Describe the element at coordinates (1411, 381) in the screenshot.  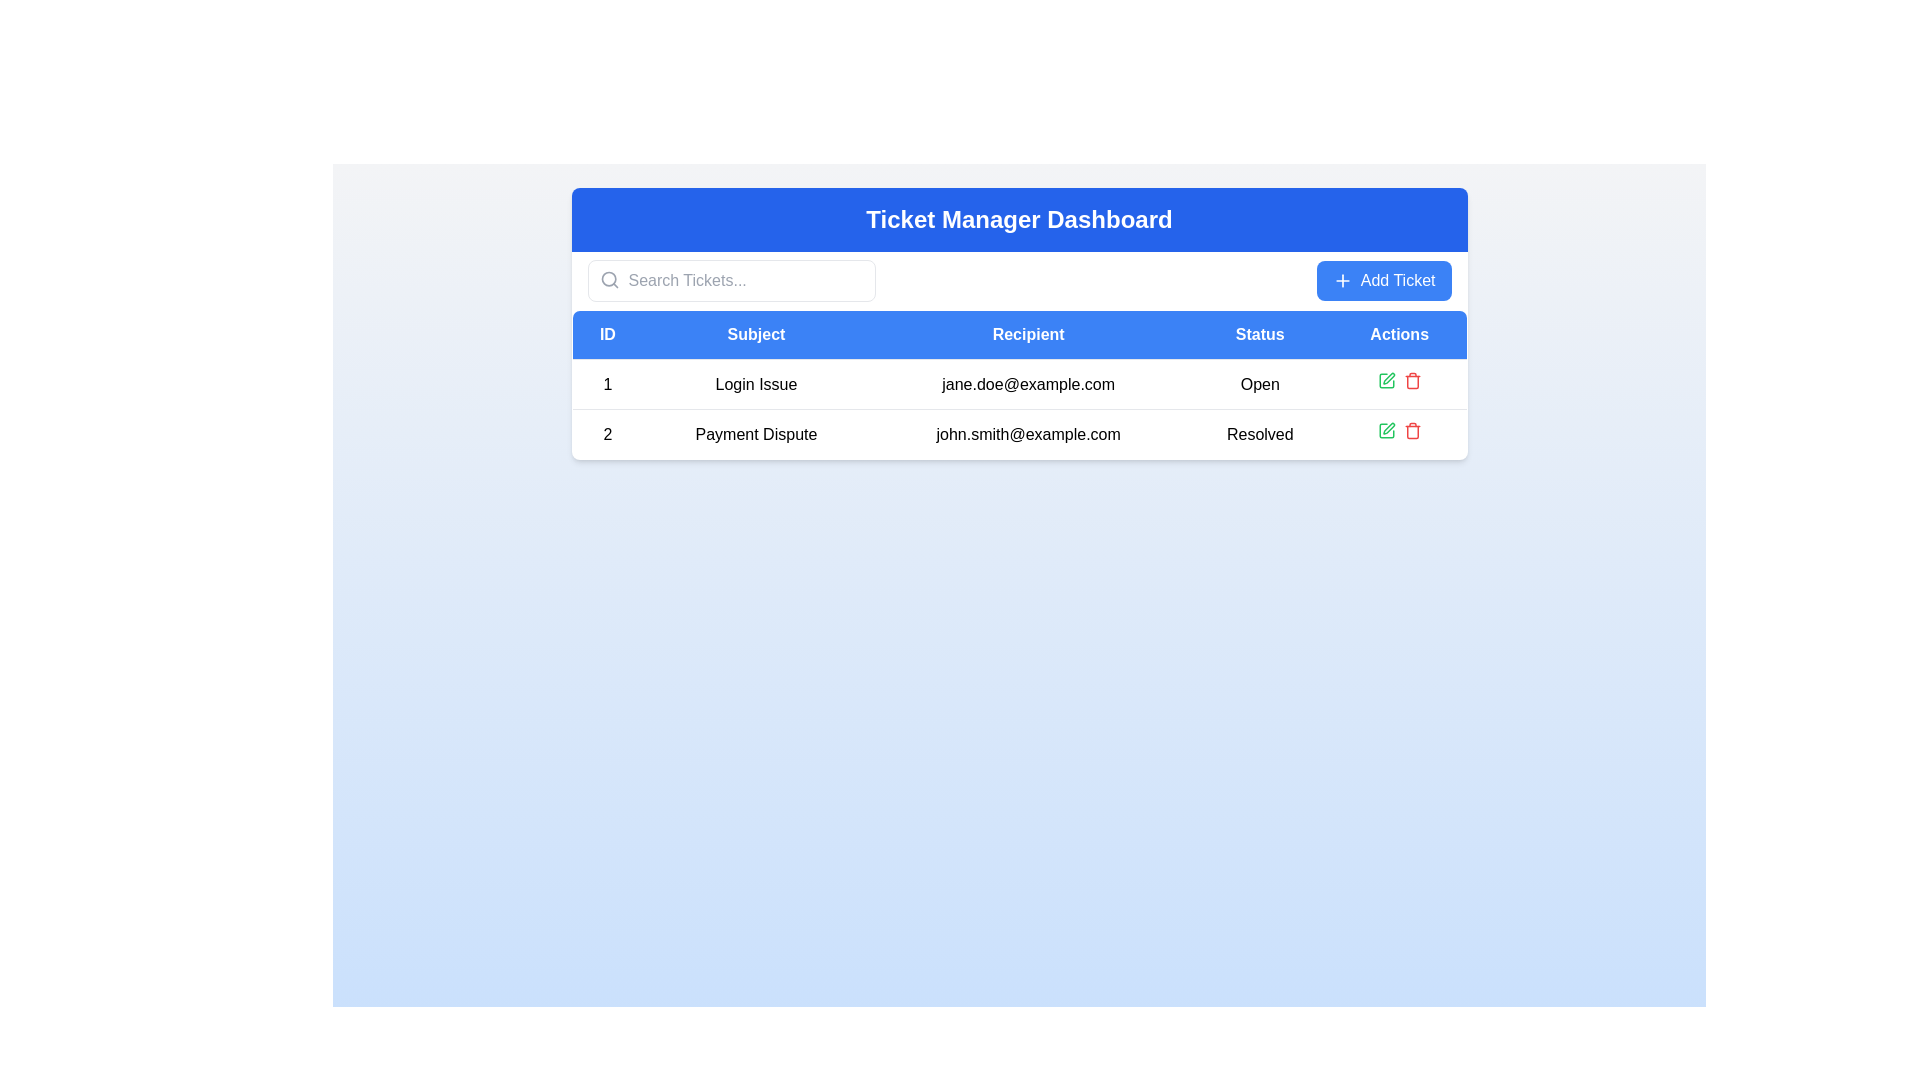
I see `the red trash can button in the Actions column of the second row to initiate a delete action` at that location.